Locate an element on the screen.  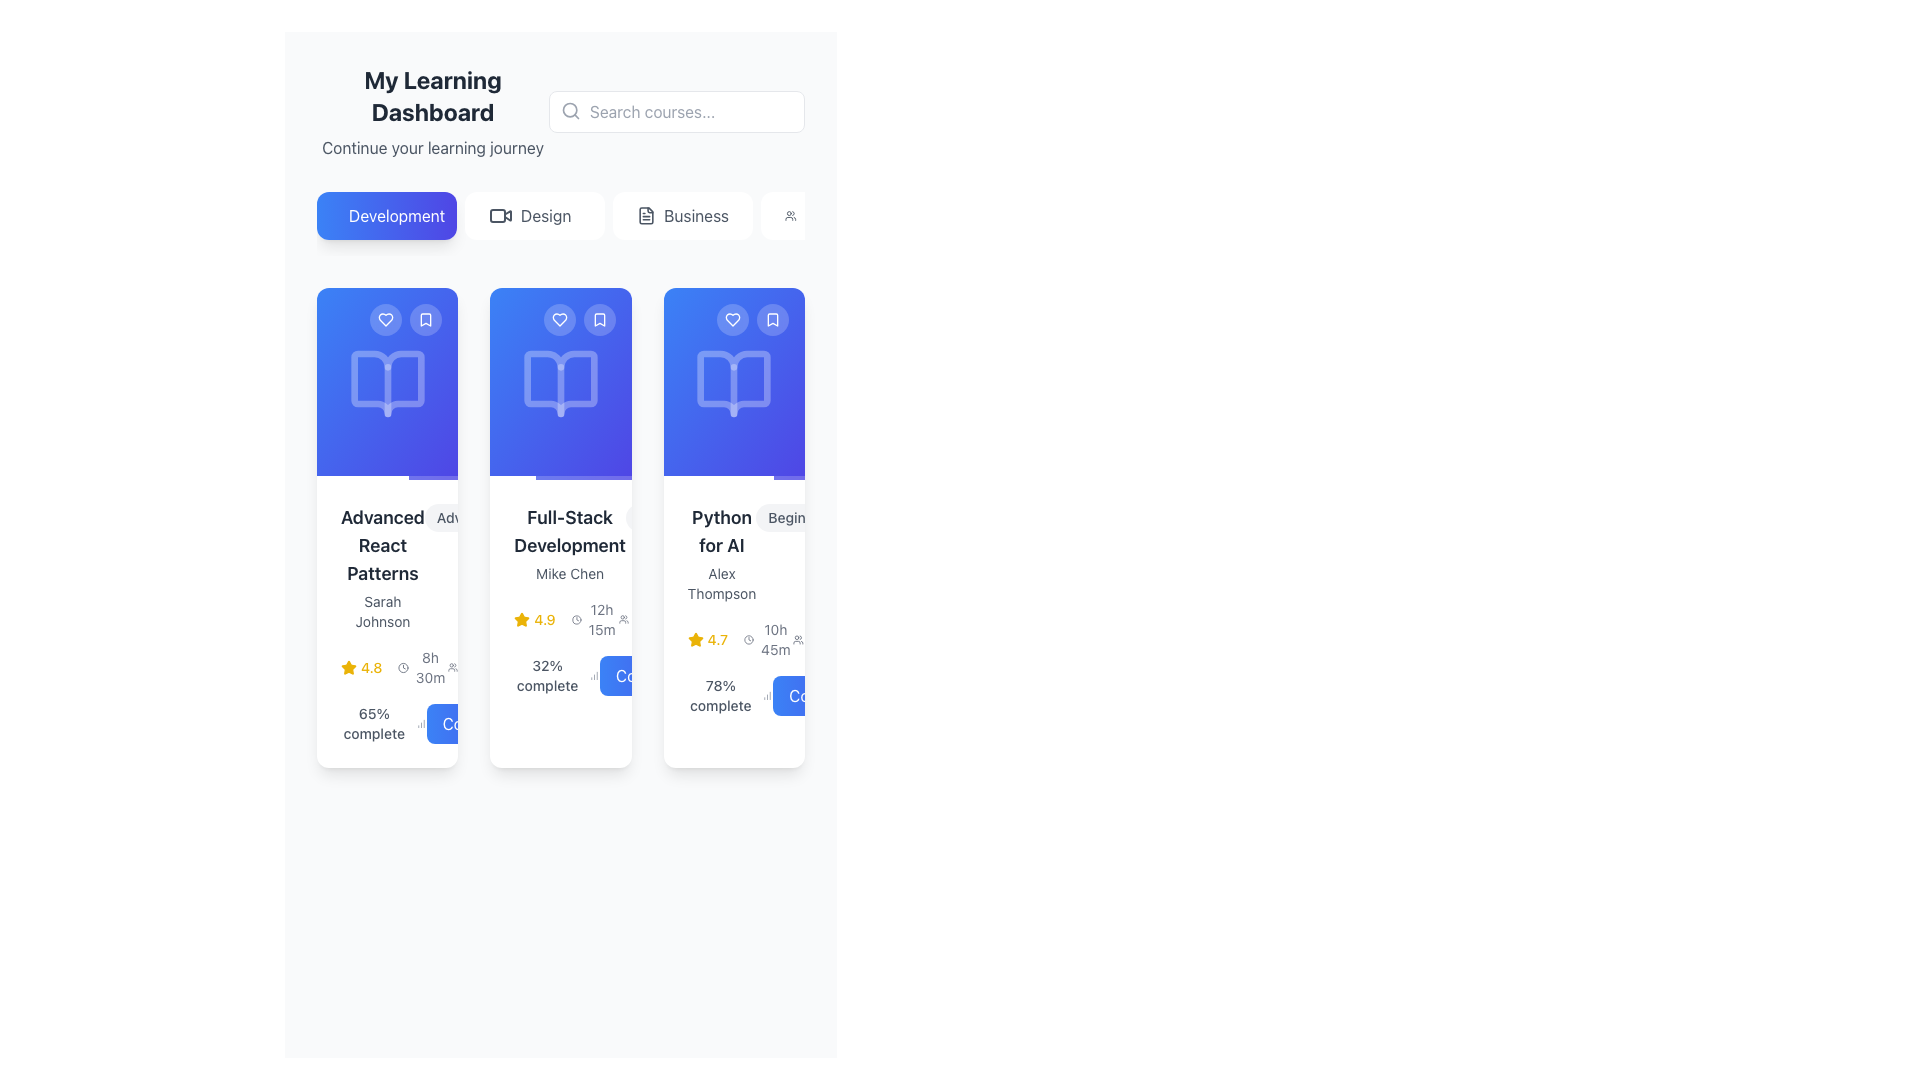
the bookmark icon located at the top right of the second card, which is part of a group of three horizontal icons is located at coordinates (425, 319).